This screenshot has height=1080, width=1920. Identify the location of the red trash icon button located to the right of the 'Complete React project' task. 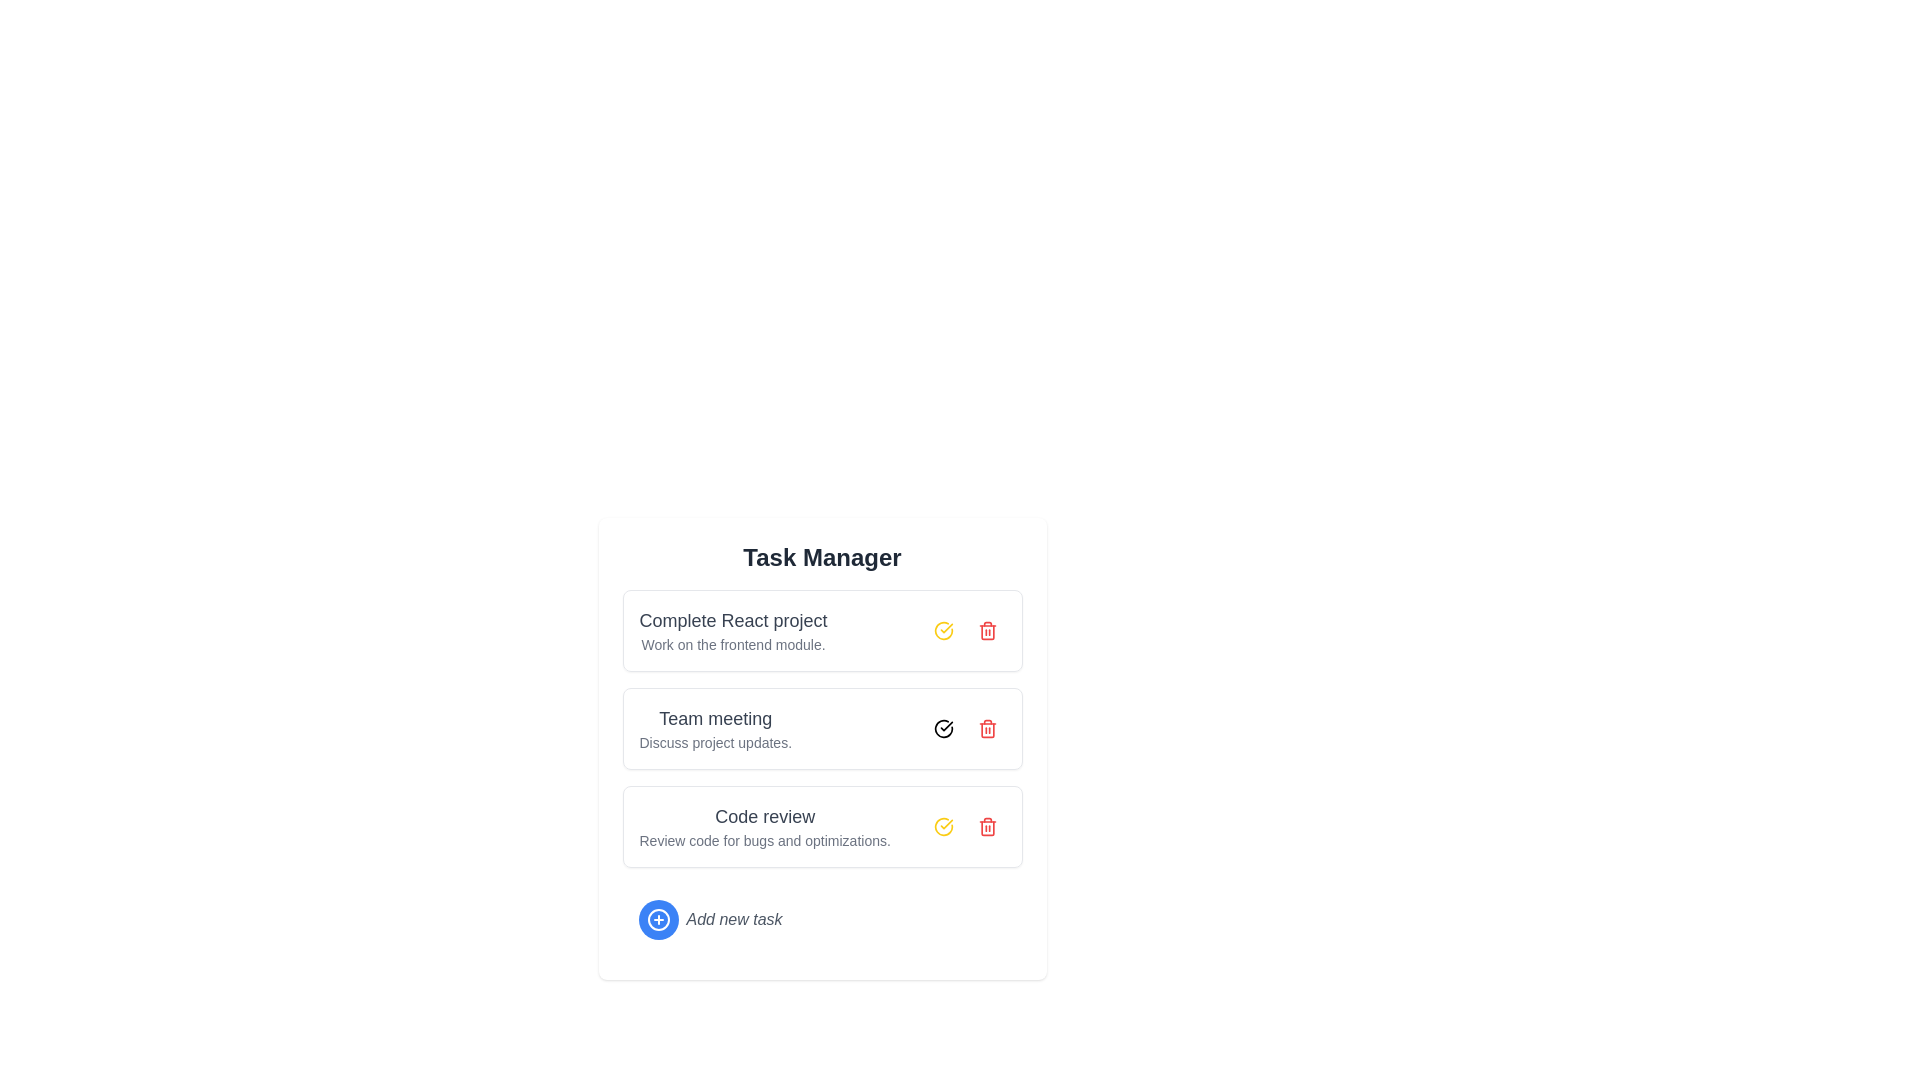
(987, 631).